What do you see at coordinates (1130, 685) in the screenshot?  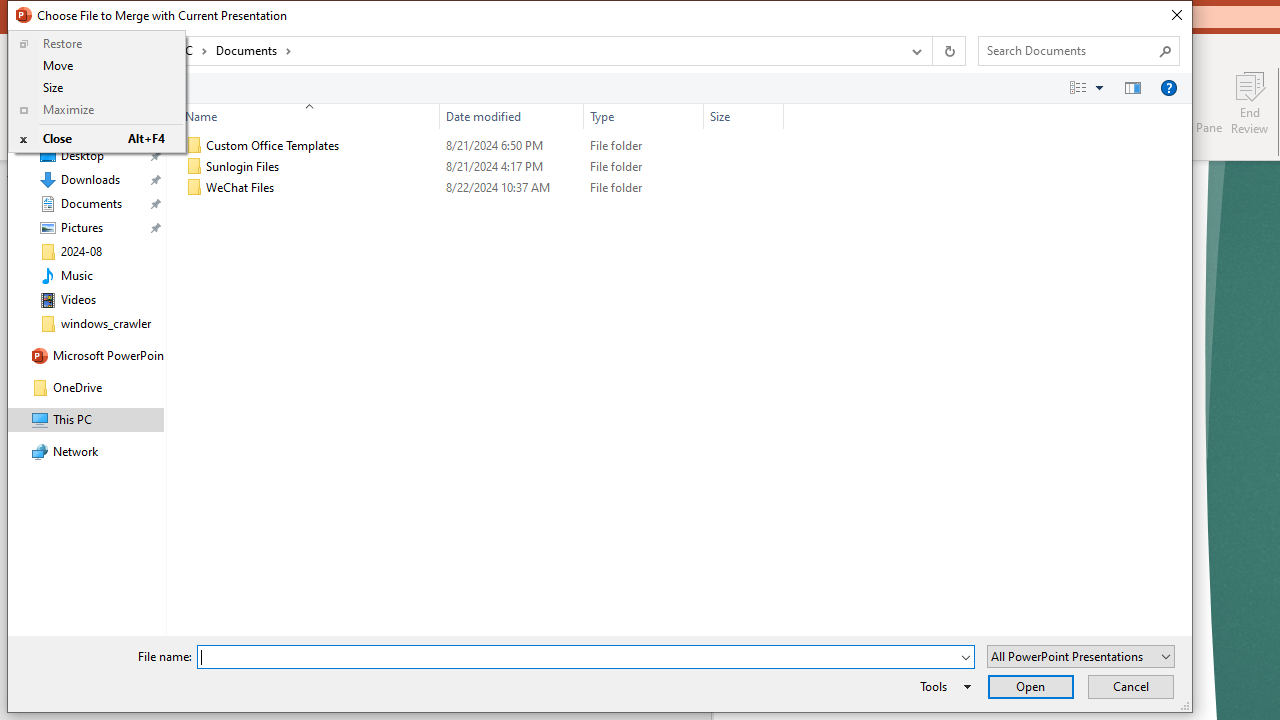 I see `'Cancel'` at bounding box center [1130, 685].